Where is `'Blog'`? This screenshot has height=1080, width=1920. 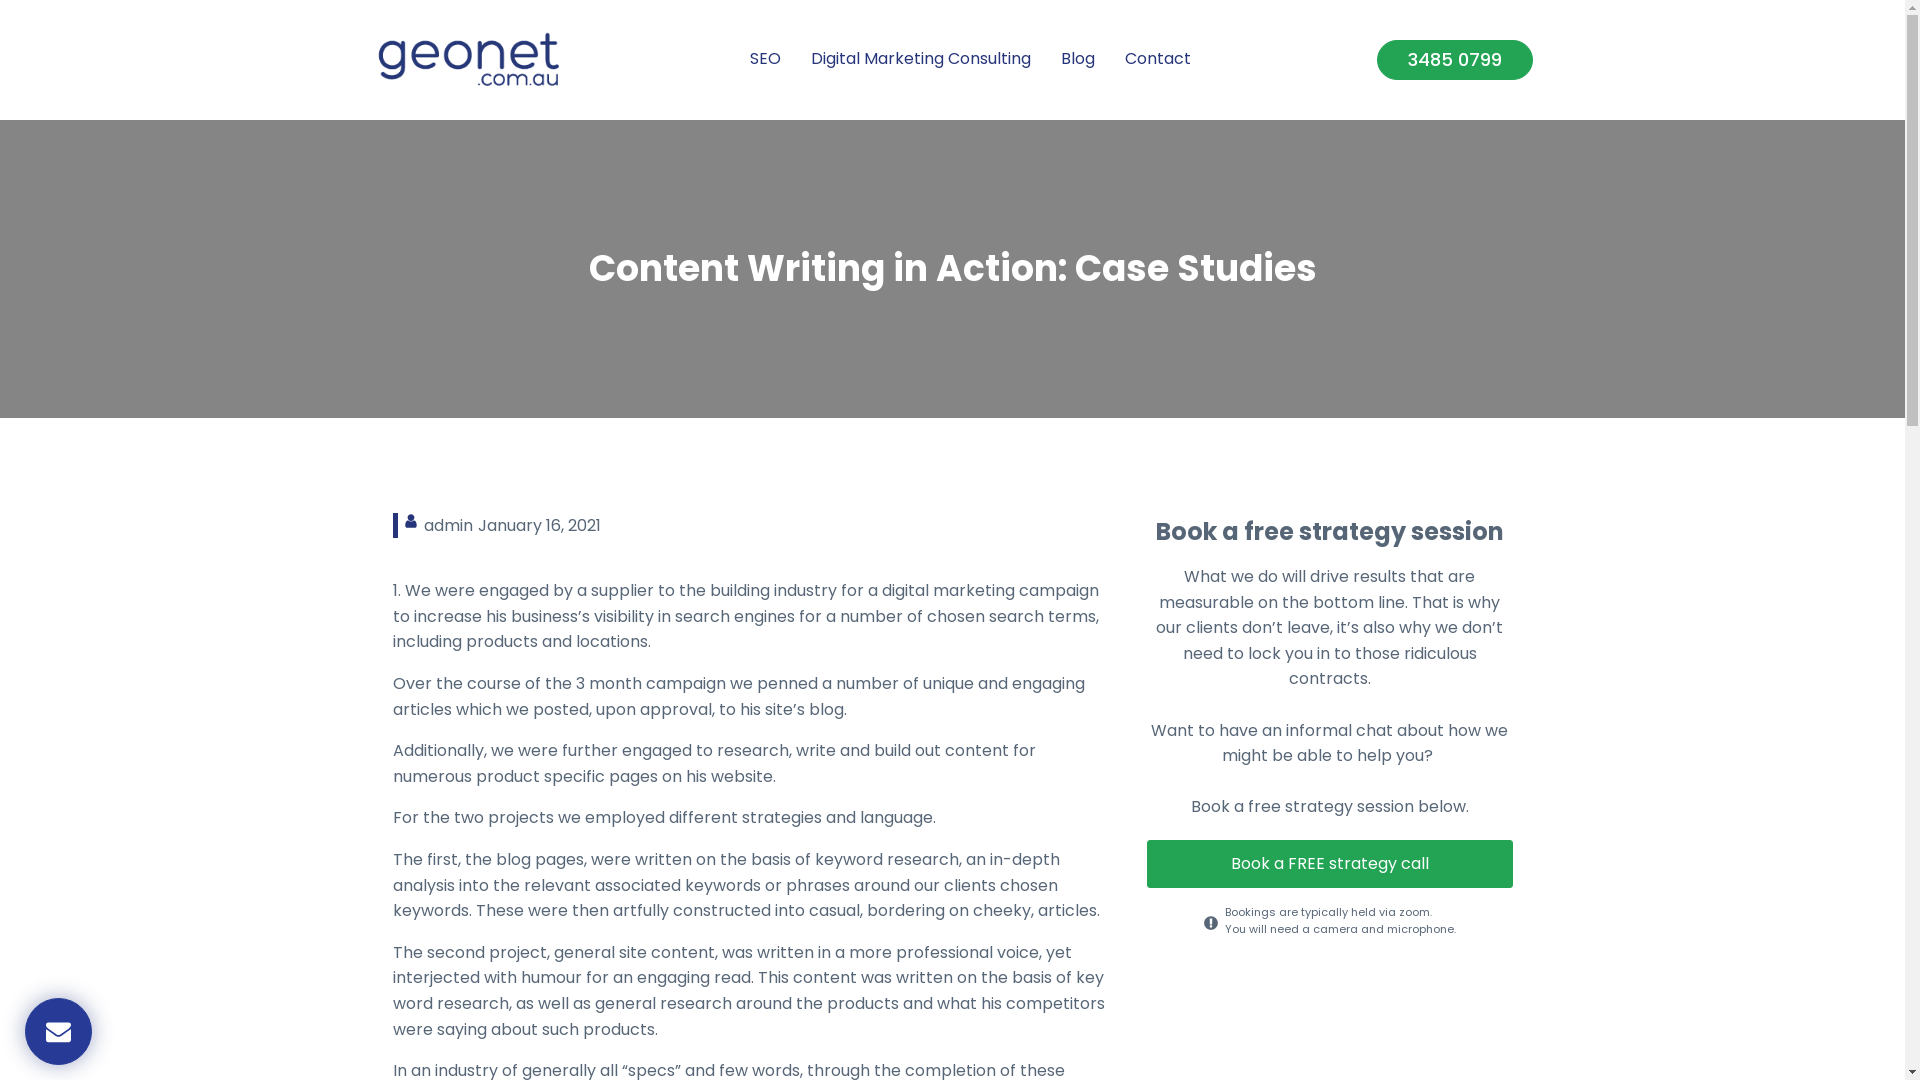
'Blog' is located at coordinates (1077, 59).